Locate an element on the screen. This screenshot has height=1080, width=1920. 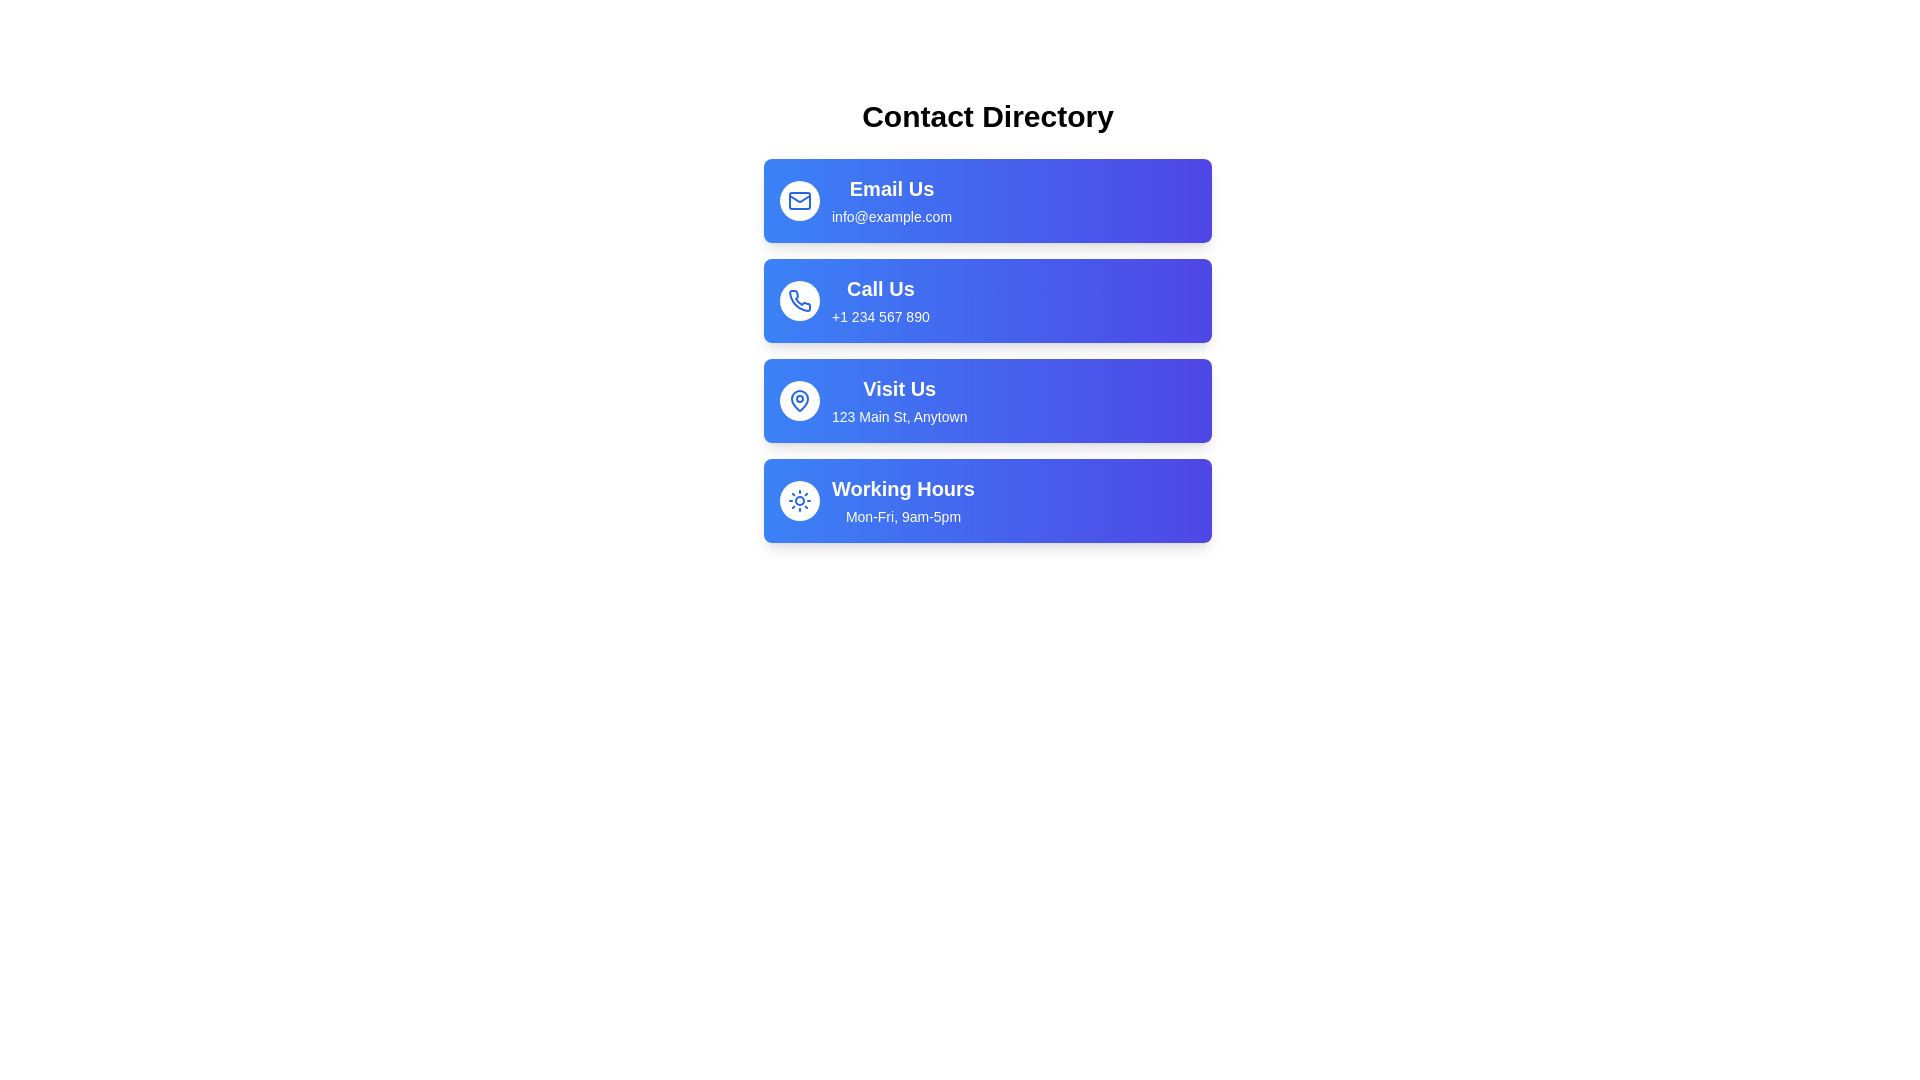
the circular Icon Button with a blue phone icon located in the 'Call Us' section of the Contact Directory, positioned to the left of the text '+1 234 567 890' is located at coordinates (800, 300).